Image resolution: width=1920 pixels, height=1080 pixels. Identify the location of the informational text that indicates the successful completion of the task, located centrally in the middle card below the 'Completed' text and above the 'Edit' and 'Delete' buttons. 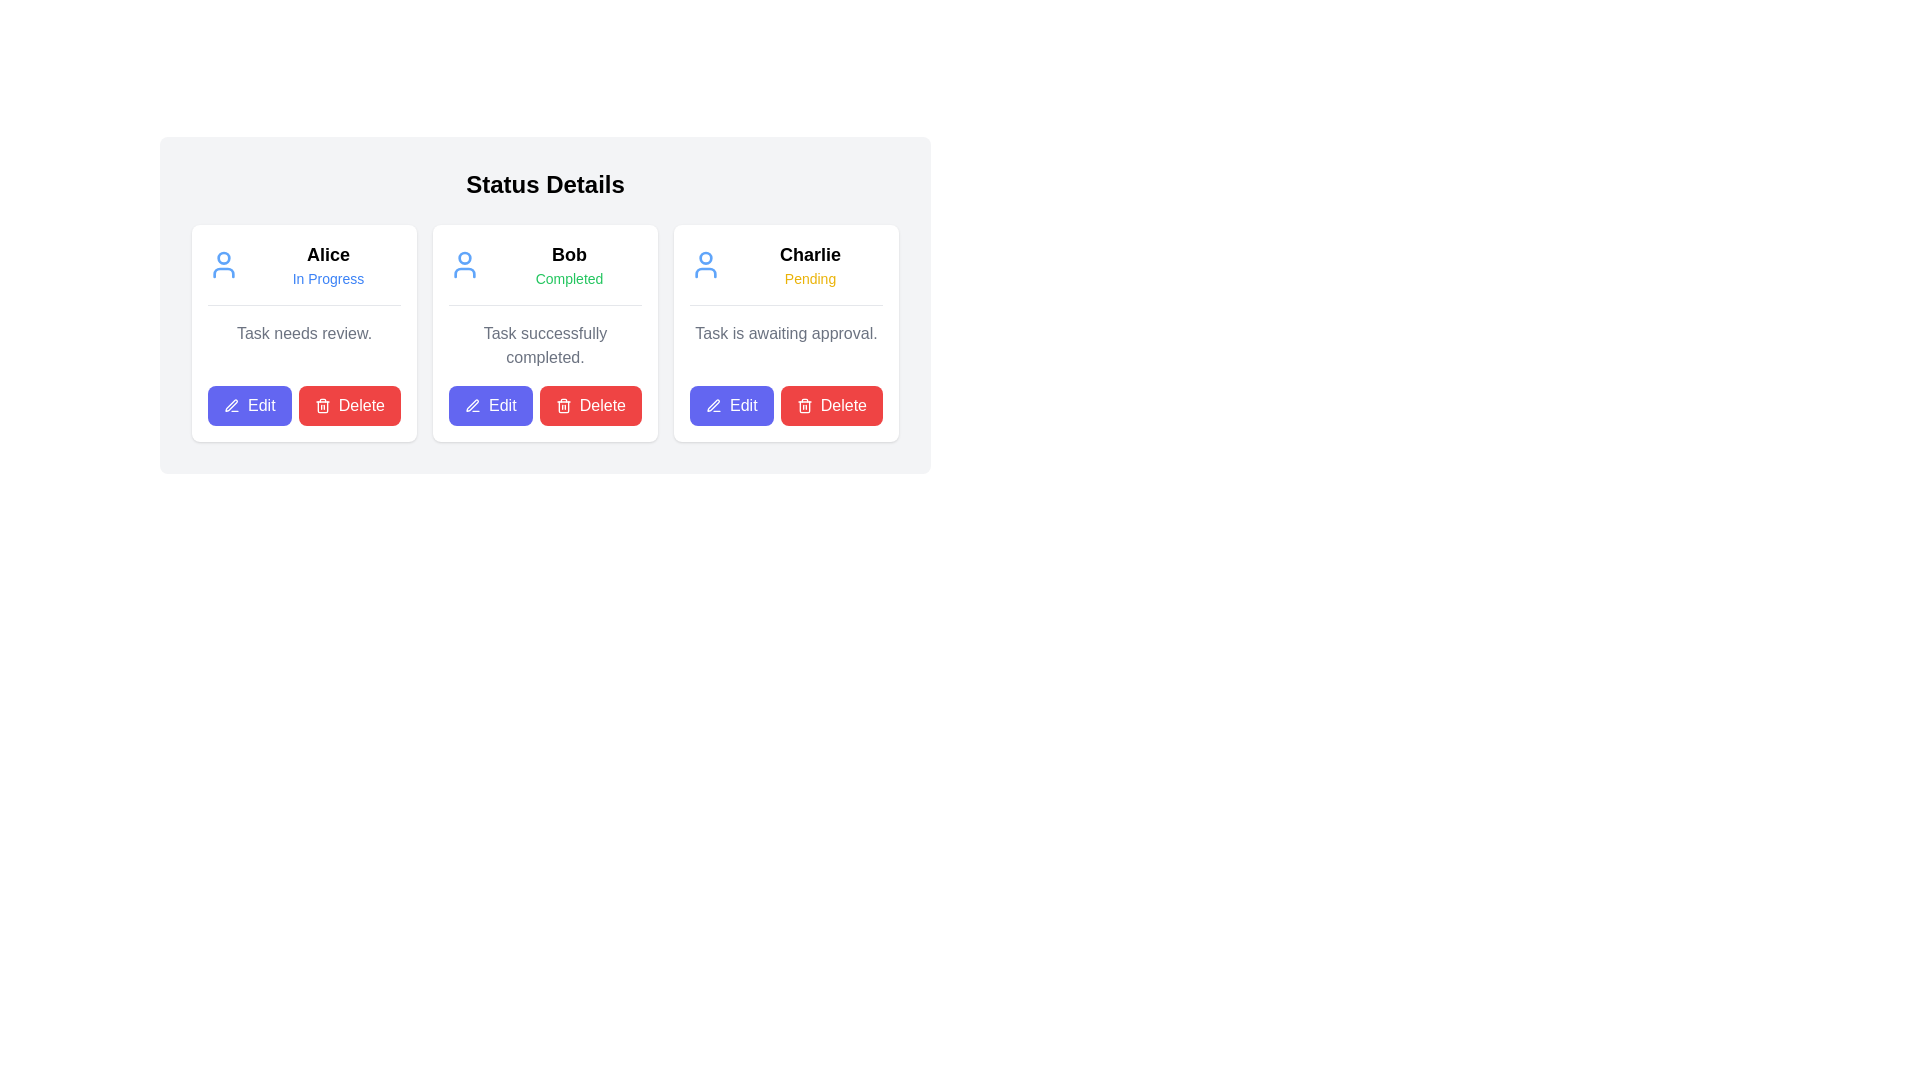
(545, 345).